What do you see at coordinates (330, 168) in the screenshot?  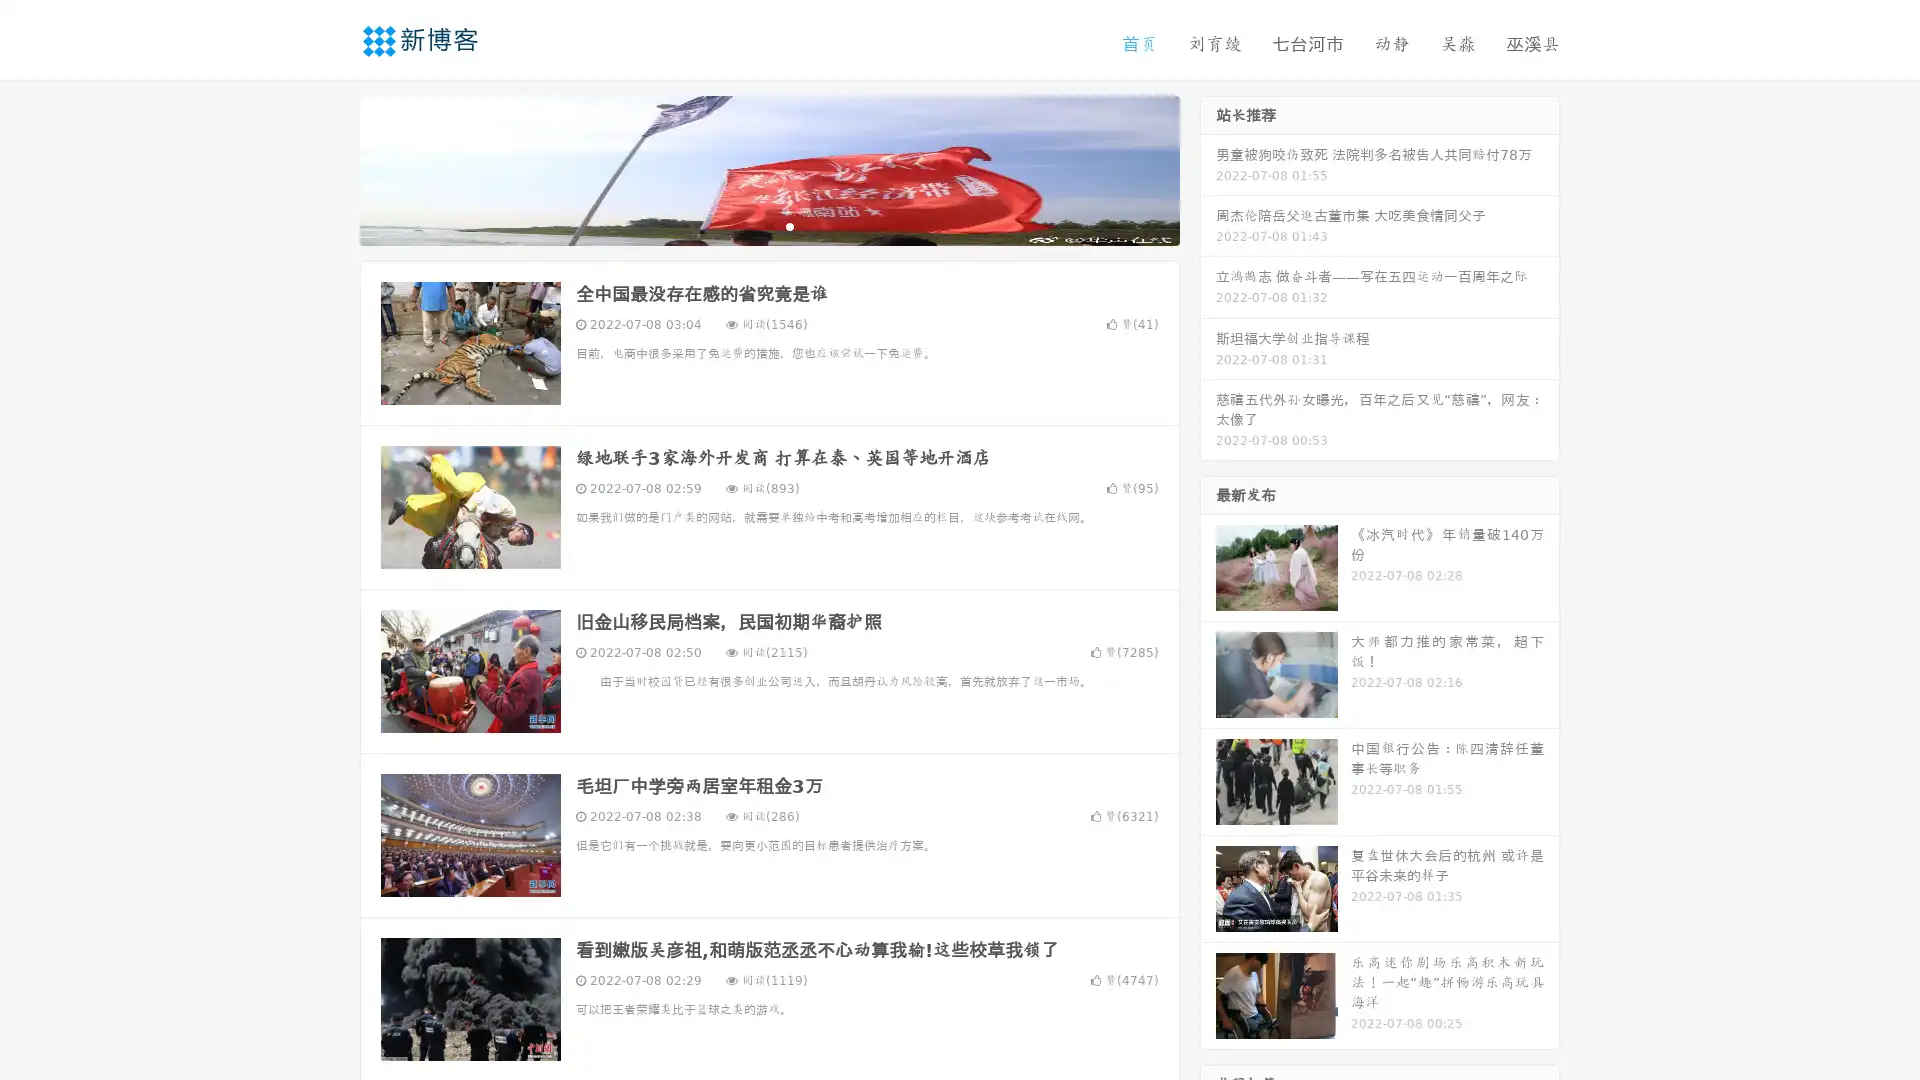 I see `Previous slide` at bounding box center [330, 168].